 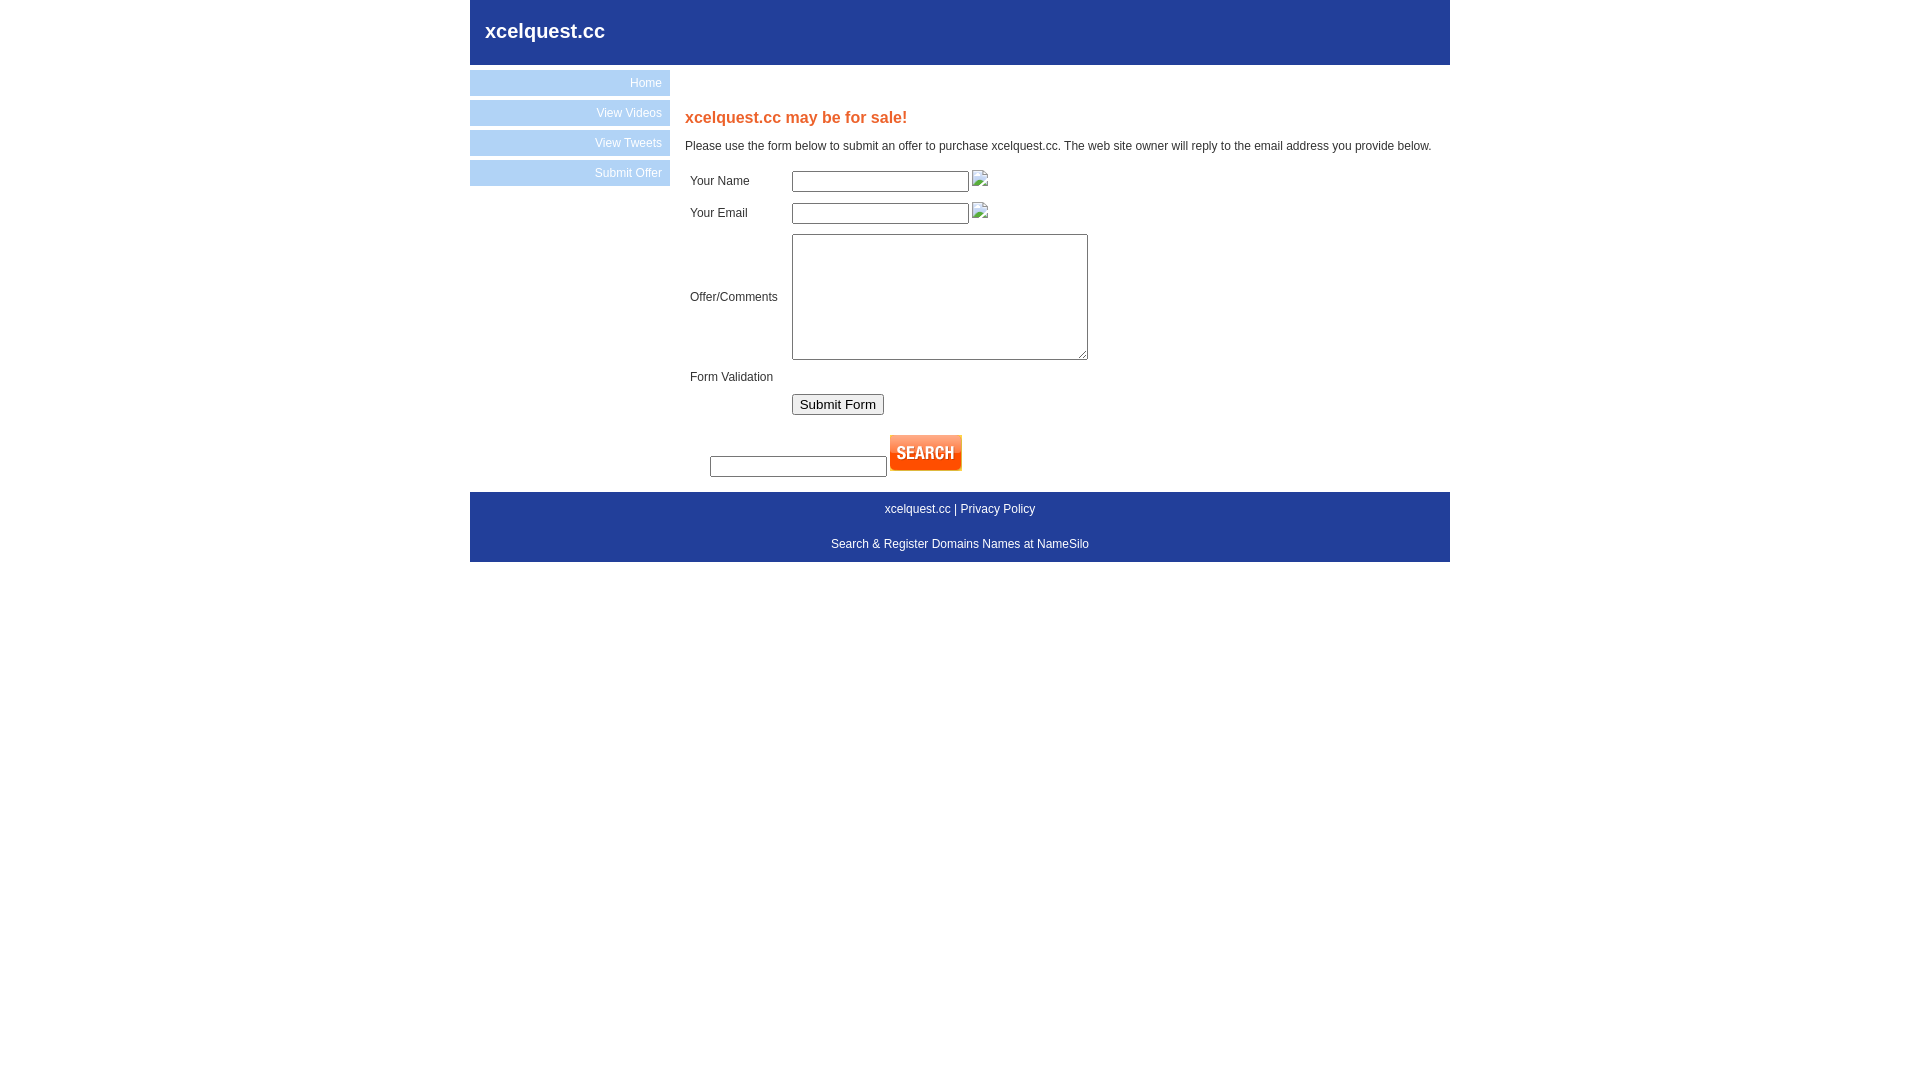 I want to click on 'View Tweets', so click(x=569, y=141).